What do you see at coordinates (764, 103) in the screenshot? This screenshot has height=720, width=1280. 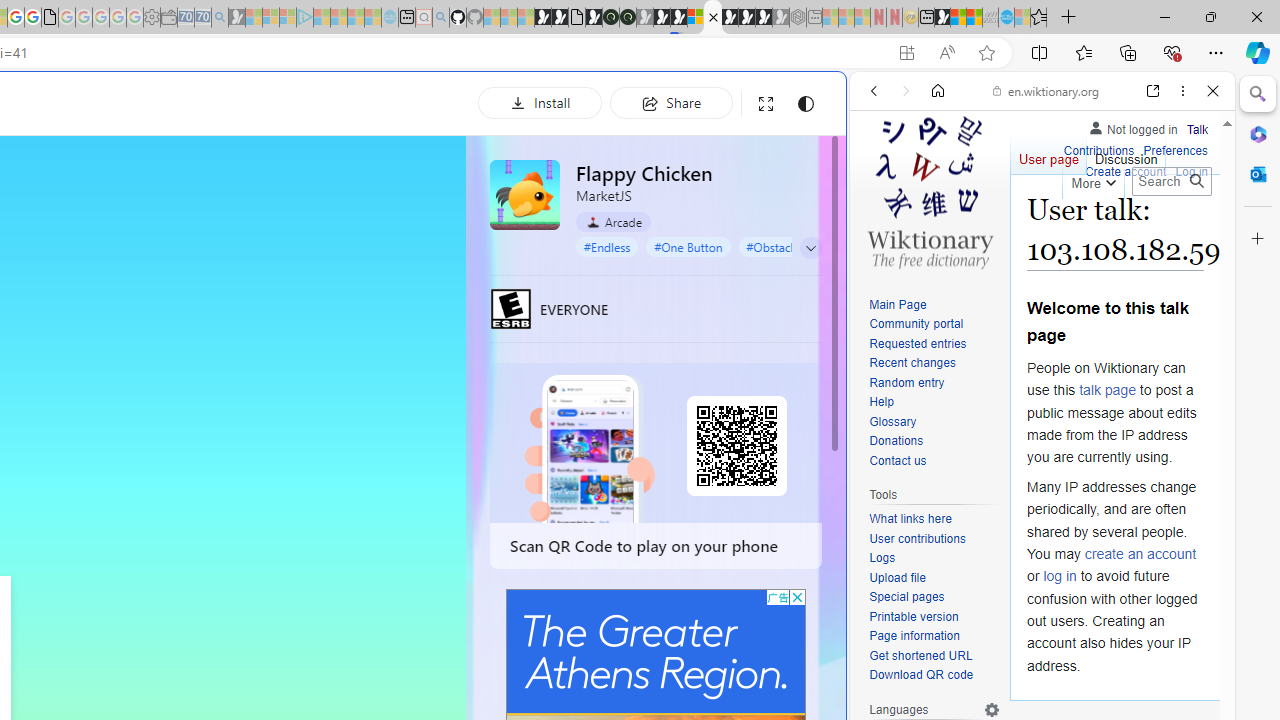 I see `'Full screen'` at bounding box center [764, 103].